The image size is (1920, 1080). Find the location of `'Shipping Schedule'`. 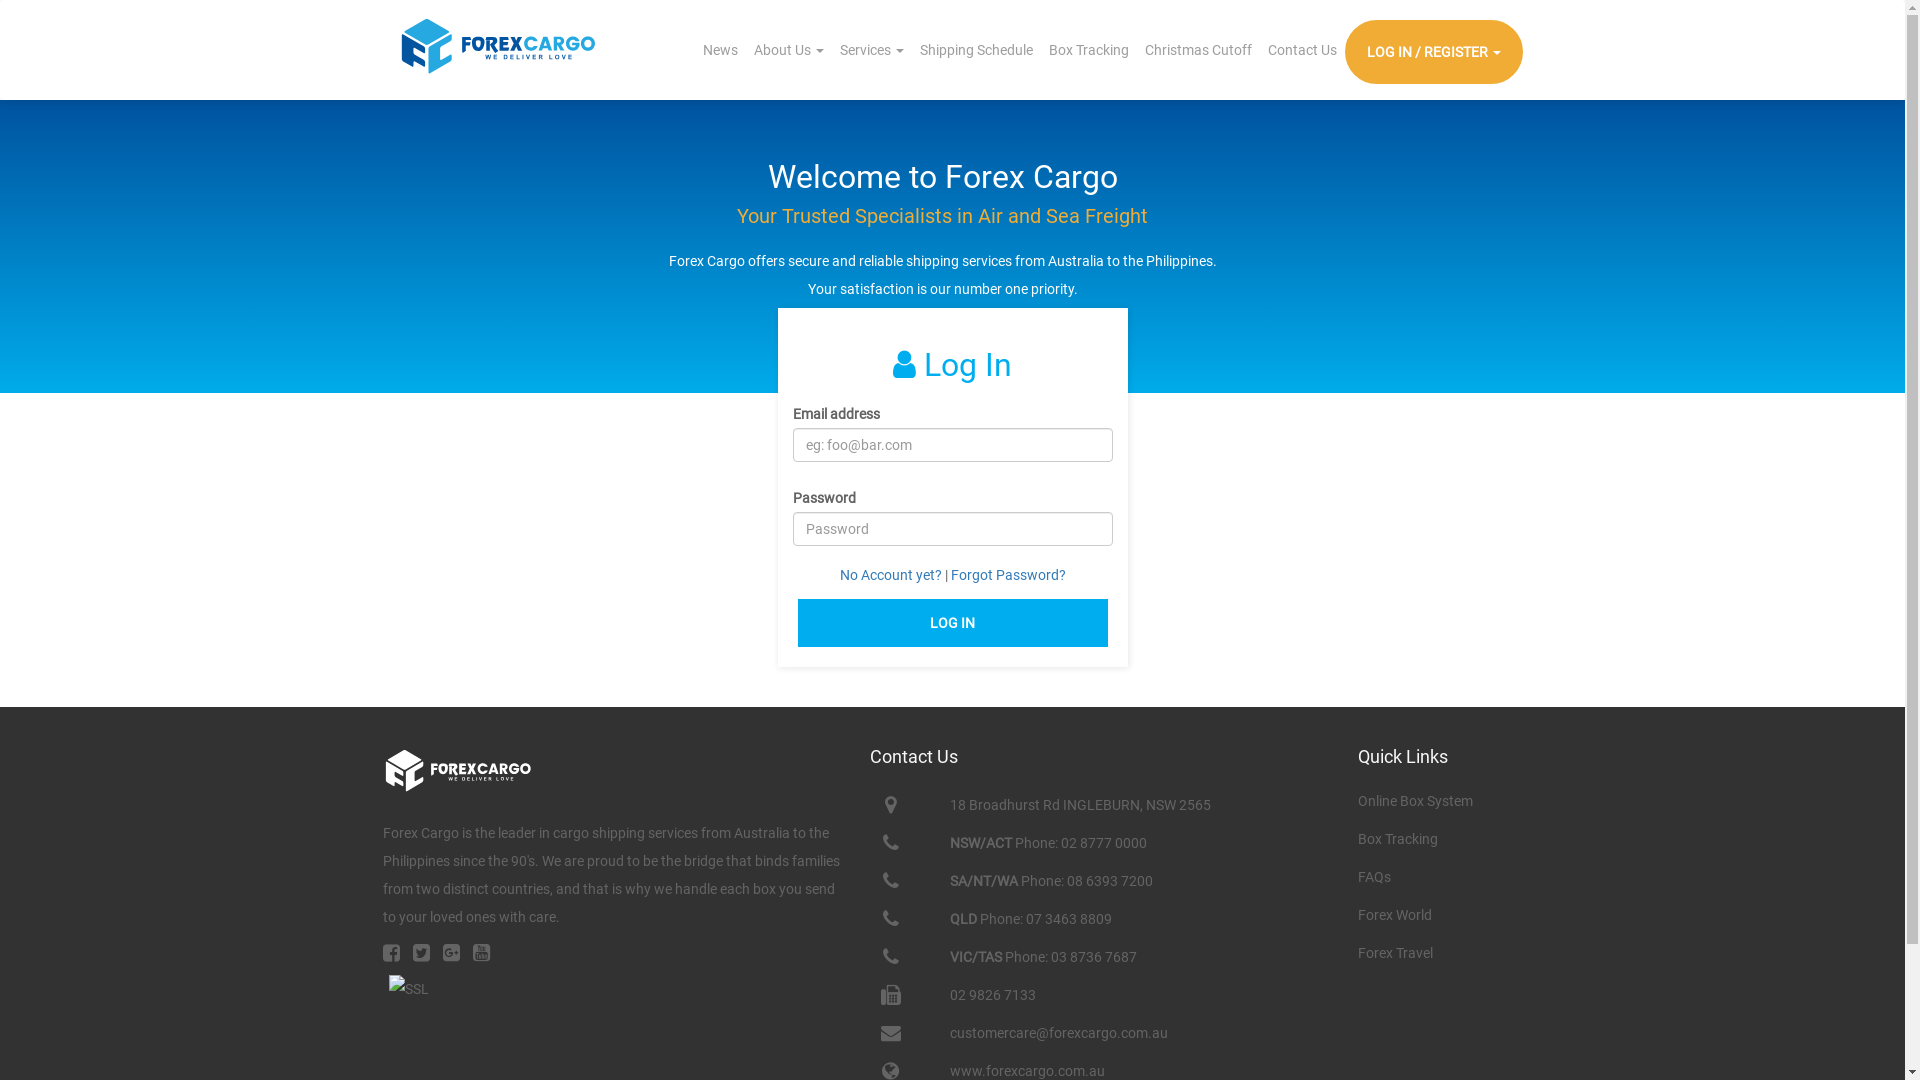

'Shipping Schedule' is located at coordinates (976, 49).